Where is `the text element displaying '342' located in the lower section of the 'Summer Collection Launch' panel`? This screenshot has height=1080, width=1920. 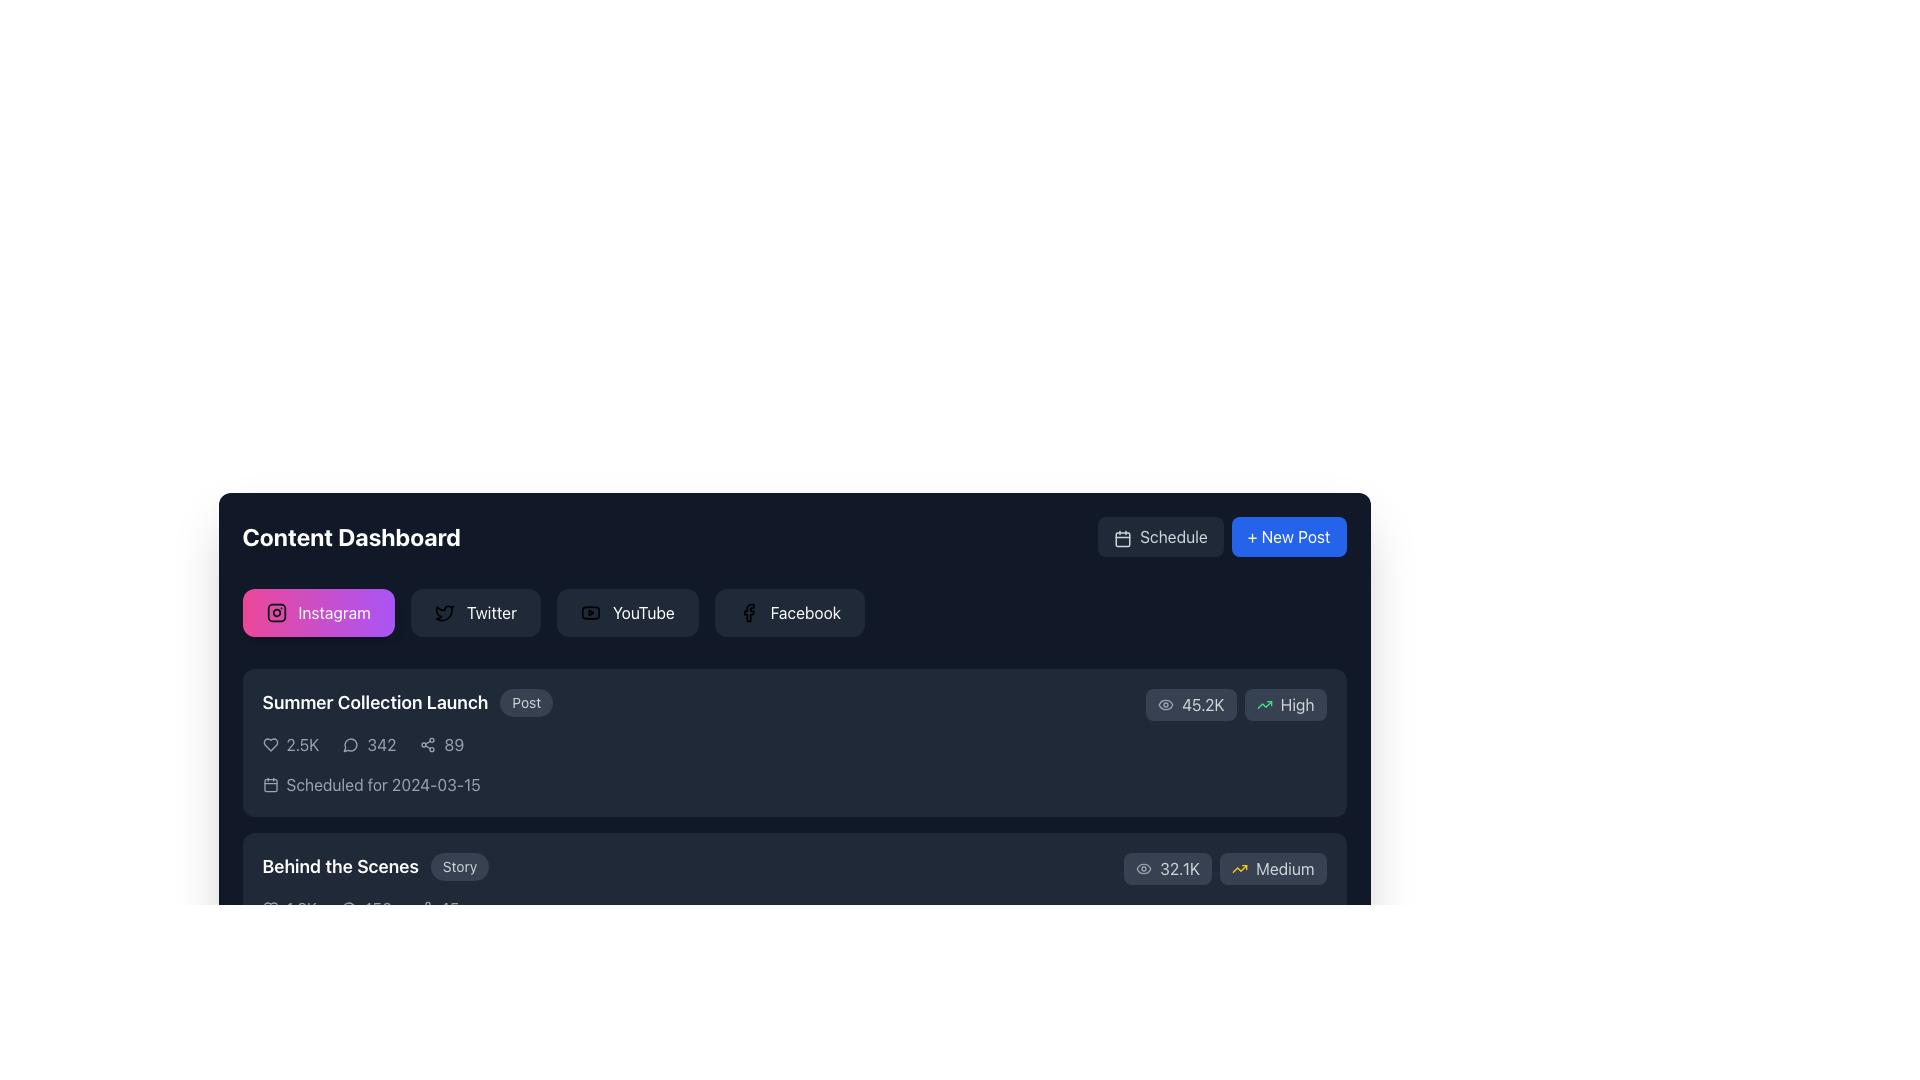
the text element displaying '342' located in the lower section of the 'Summer Collection Launch' panel is located at coordinates (381, 744).